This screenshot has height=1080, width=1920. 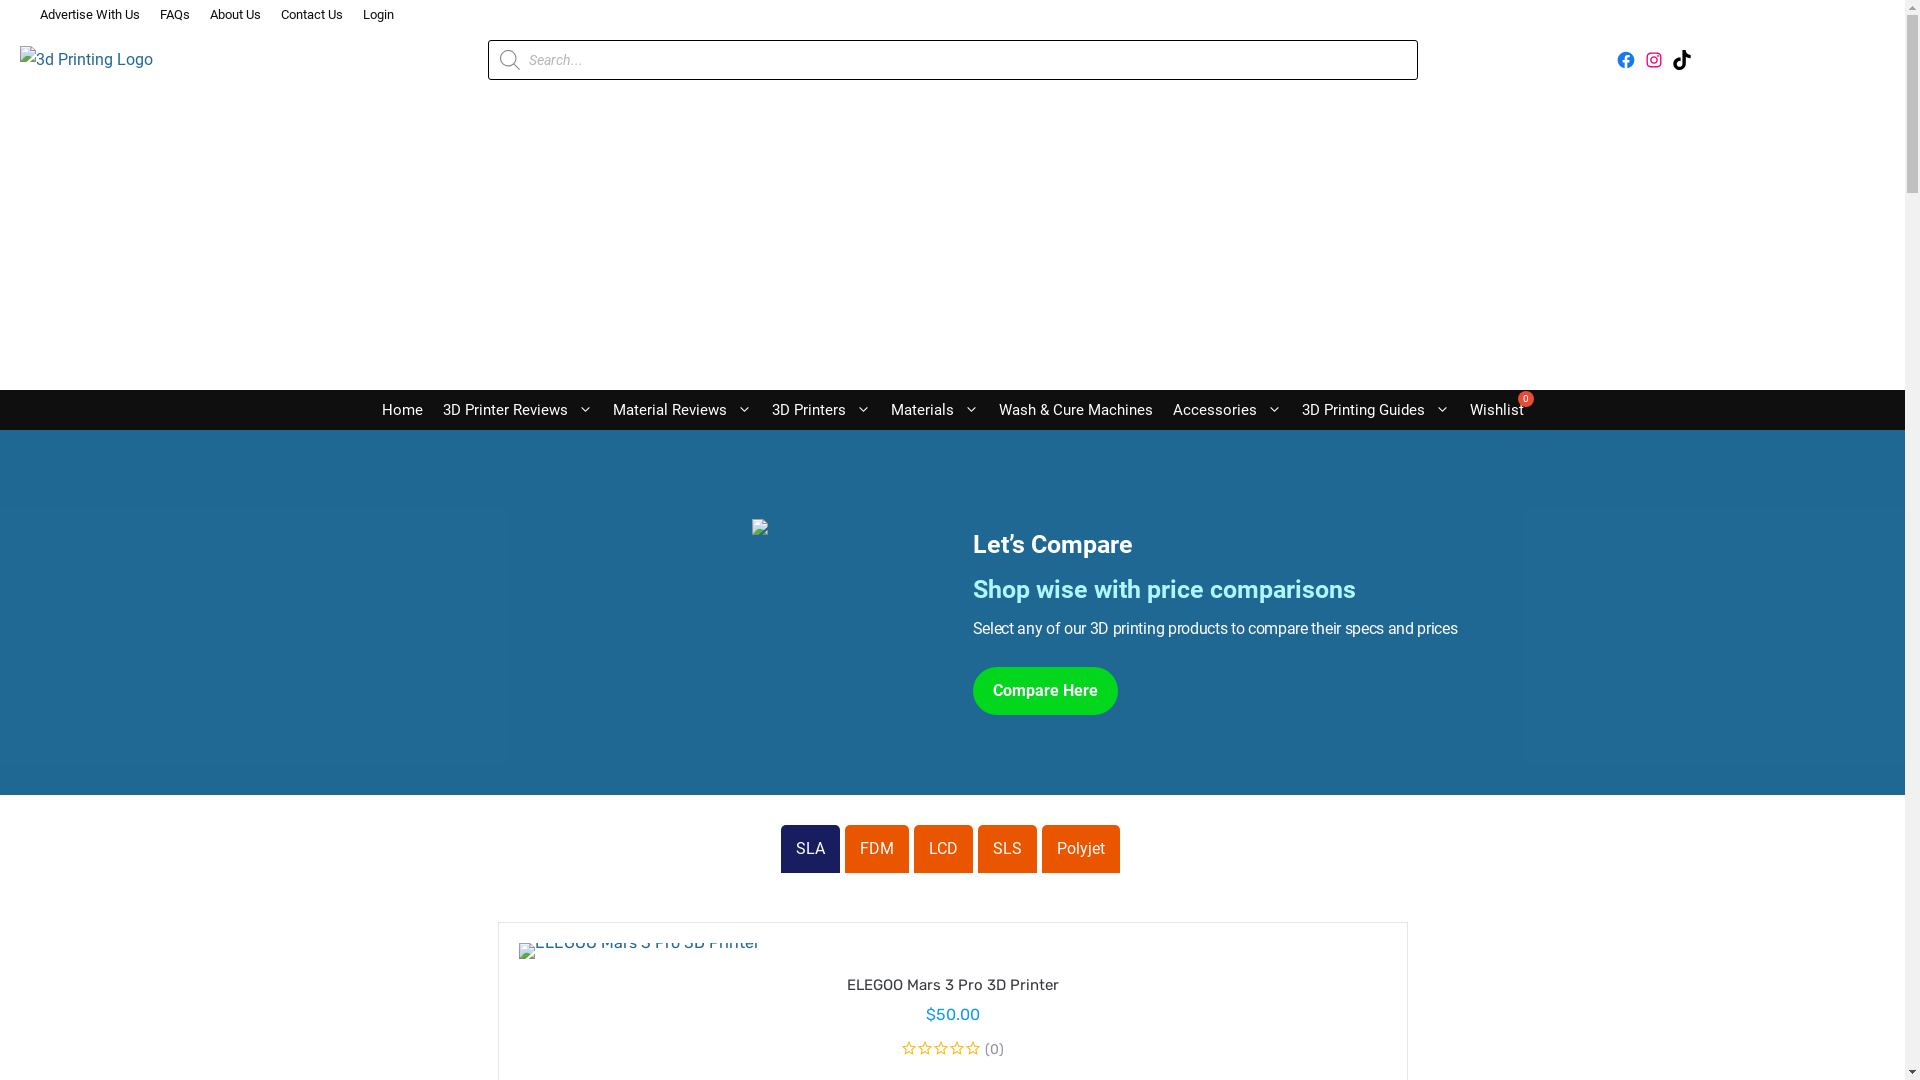 I want to click on 'Material Reviews', so click(x=681, y=408).